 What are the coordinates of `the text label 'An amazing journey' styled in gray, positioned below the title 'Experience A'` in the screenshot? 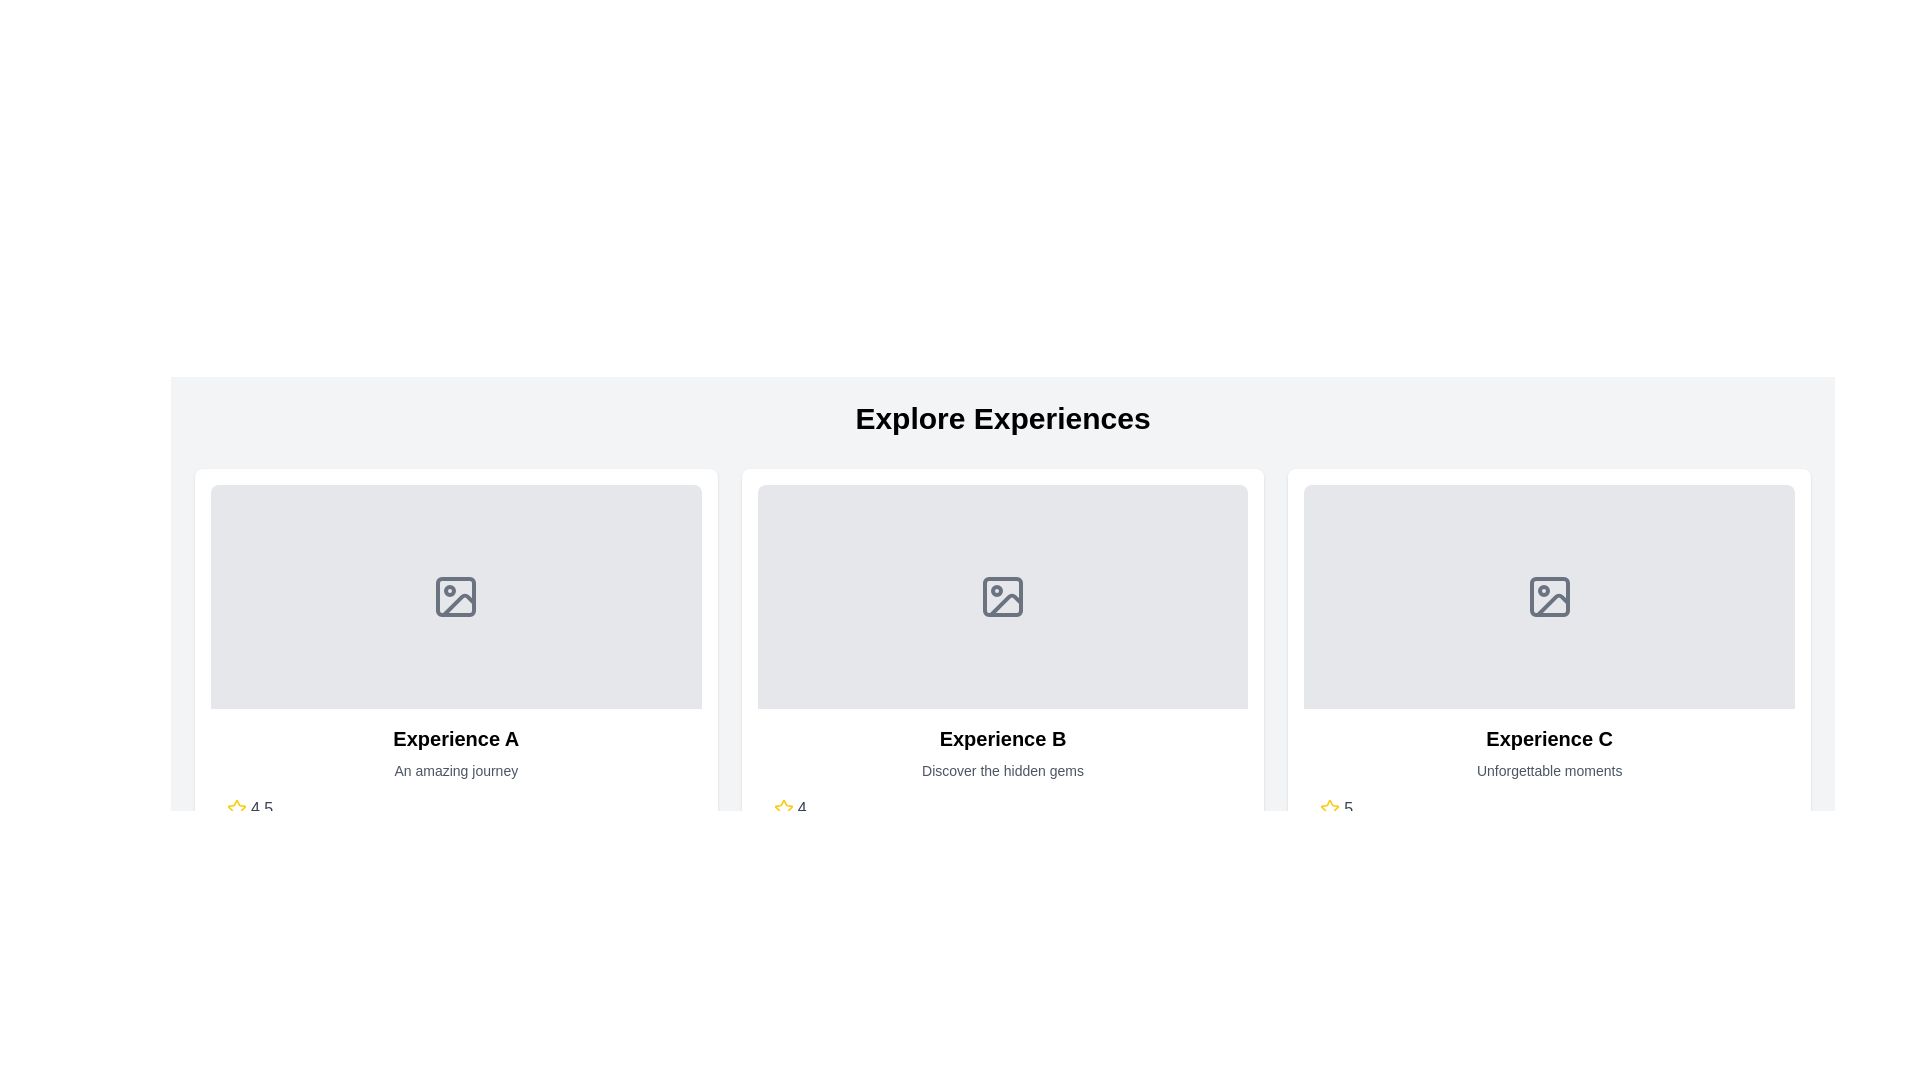 It's located at (455, 770).